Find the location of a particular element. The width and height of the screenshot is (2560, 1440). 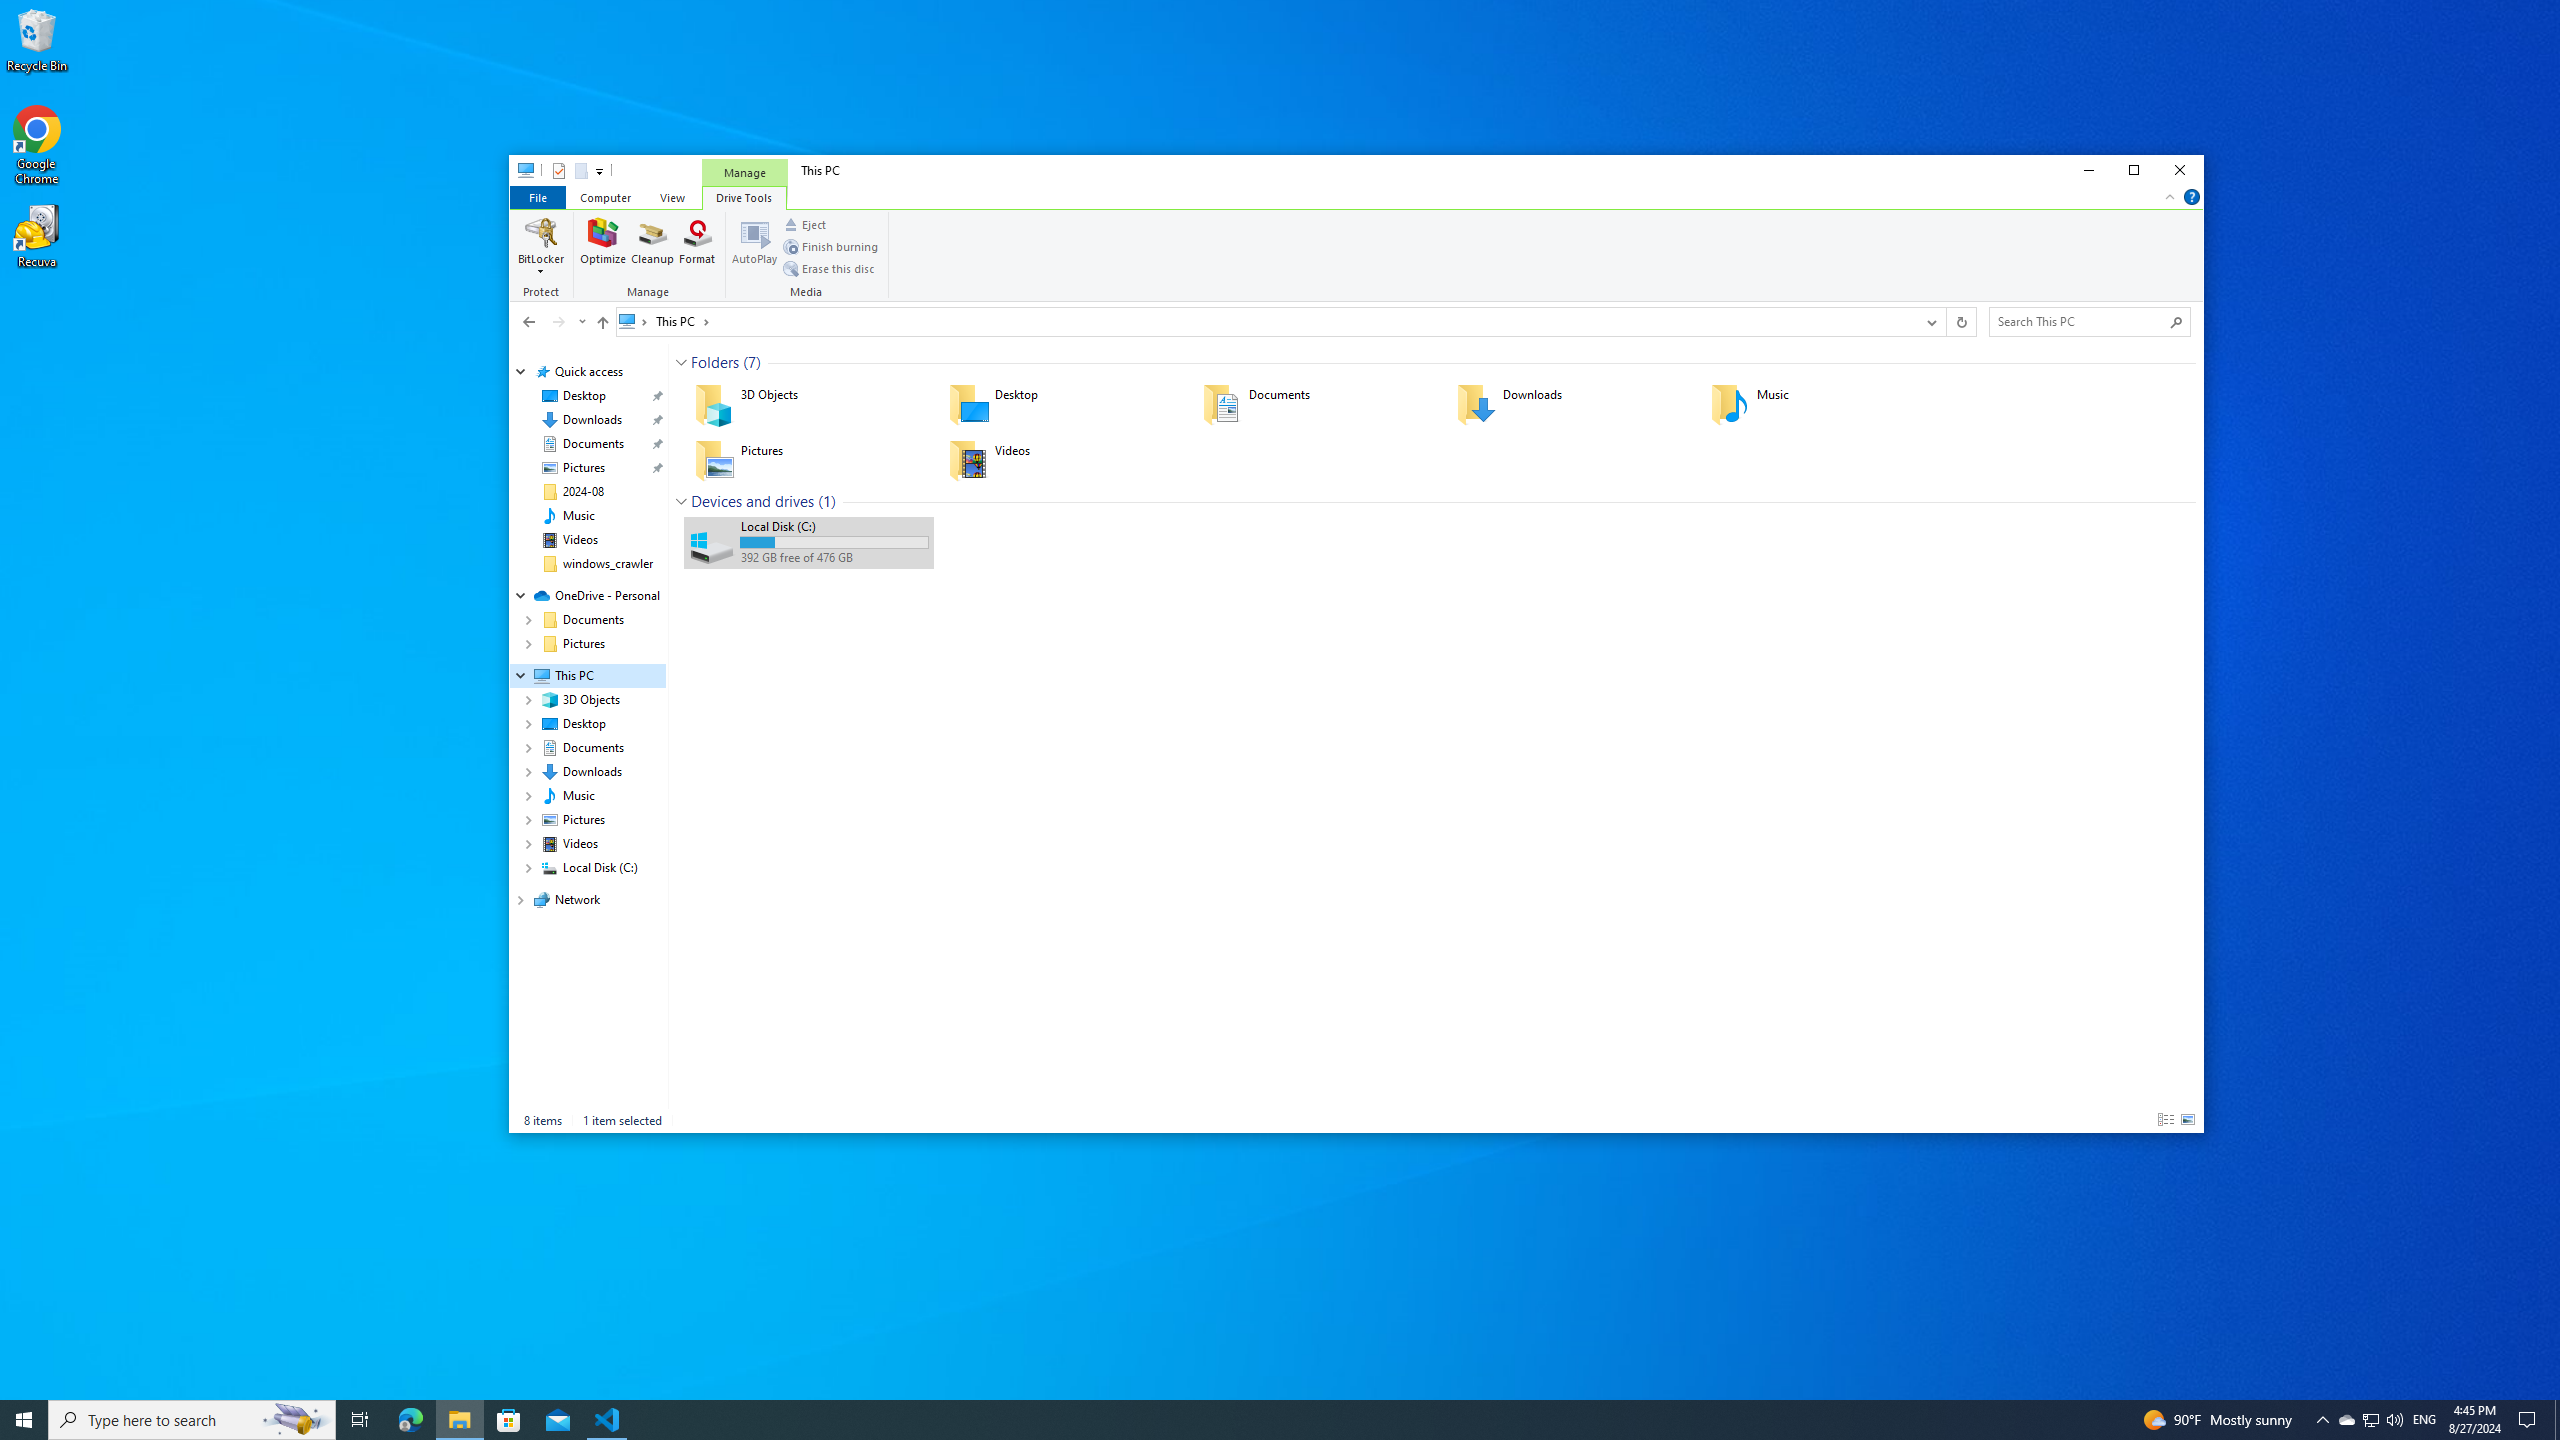

'Show desktop' is located at coordinates (2556, 1418).